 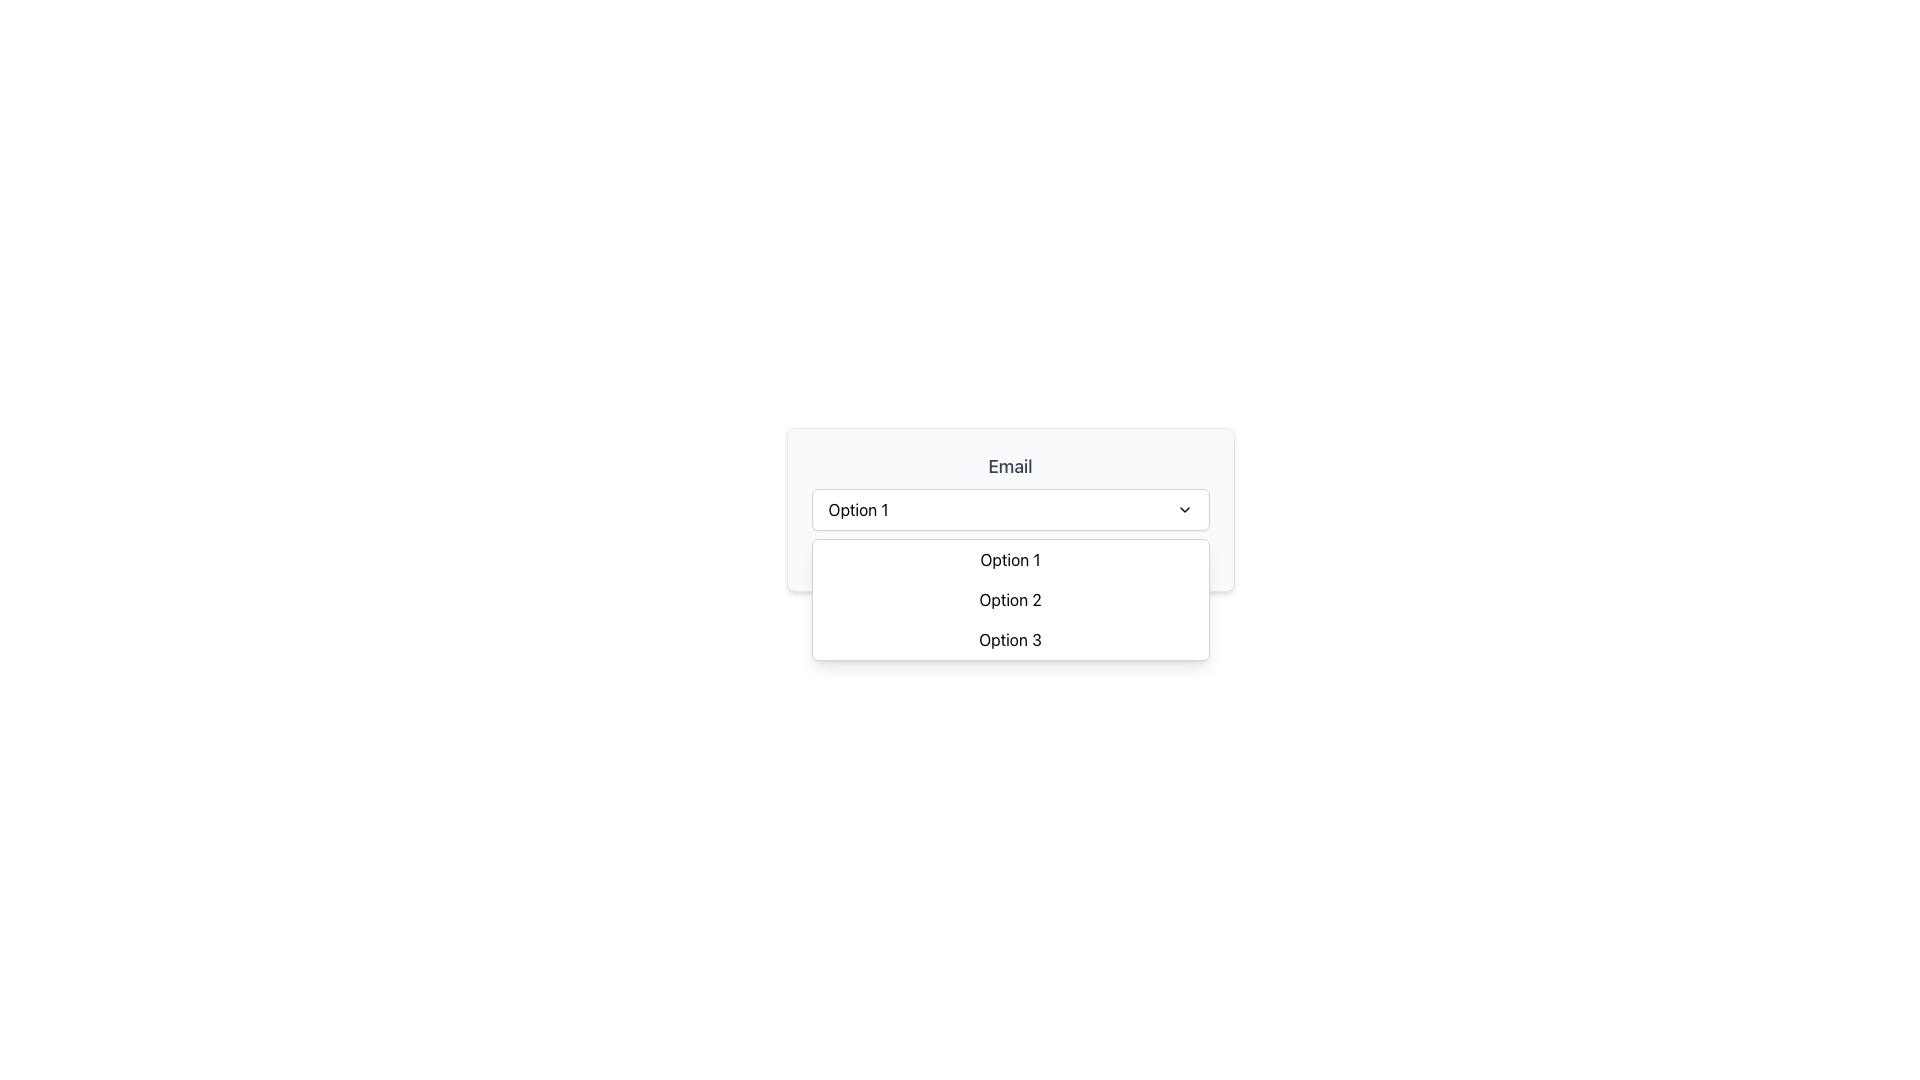 What do you see at coordinates (1010, 599) in the screenshot?
I see `the second item in the dropdown menu labeled 'Option 2'` at bounding box center [1010, 599].